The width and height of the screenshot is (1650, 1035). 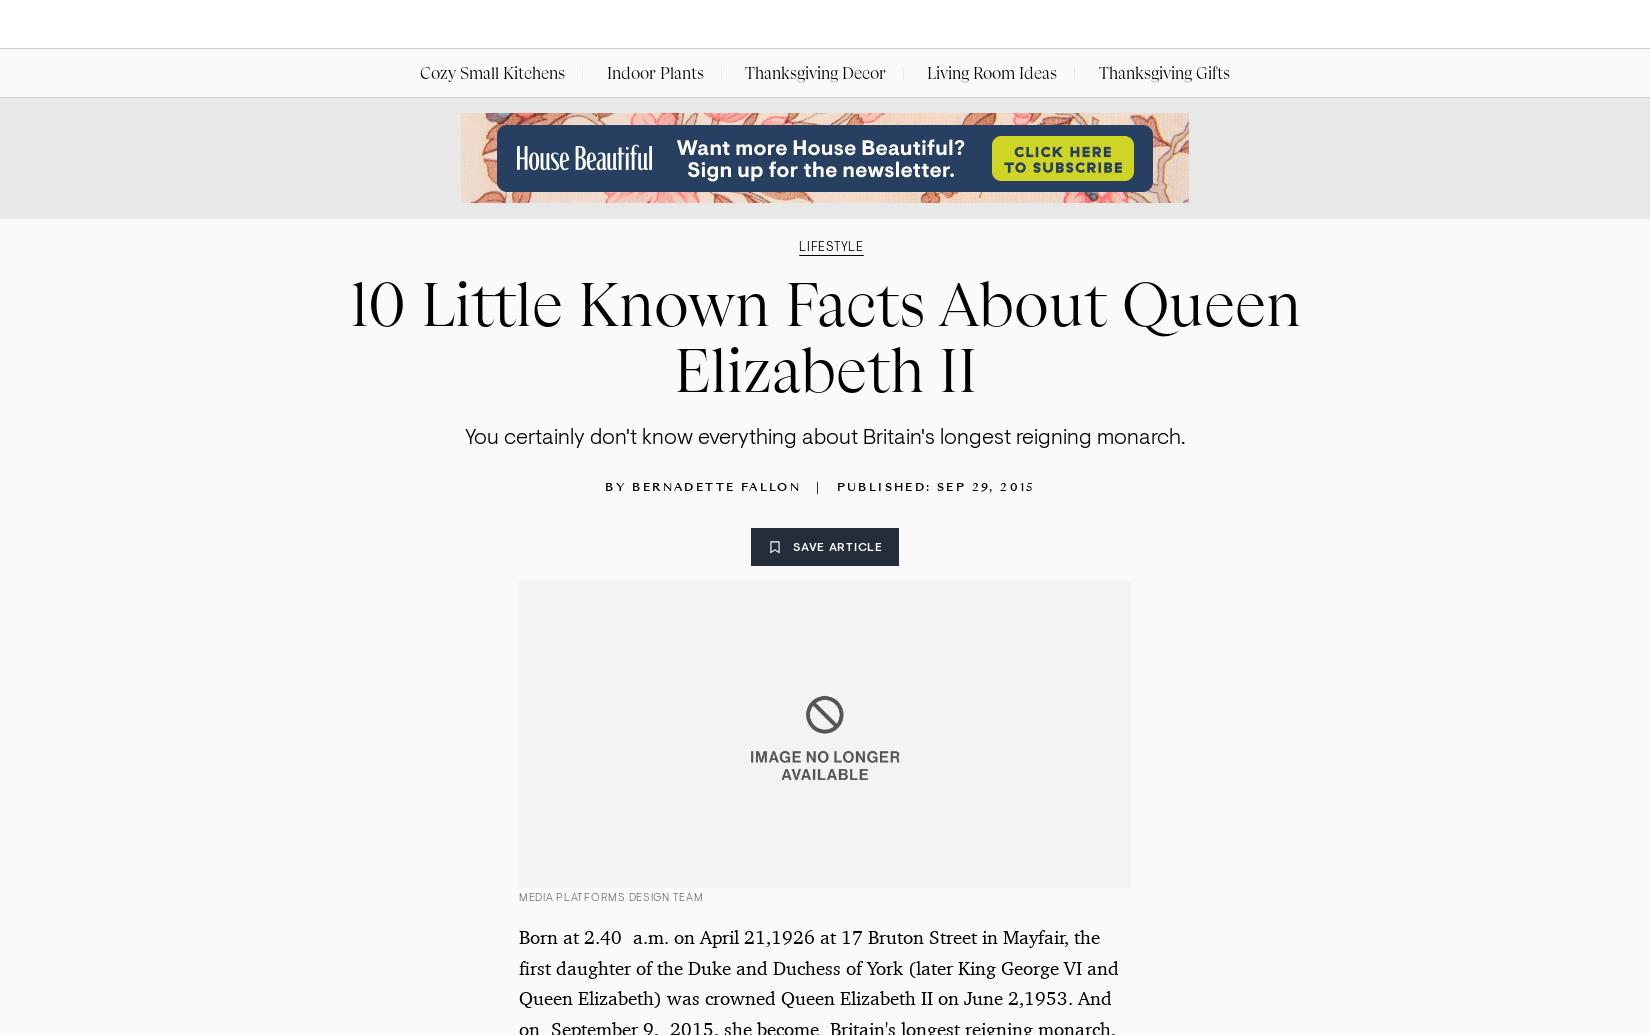 I want to click on 'Subscribe', so click(x=1308, y=24).